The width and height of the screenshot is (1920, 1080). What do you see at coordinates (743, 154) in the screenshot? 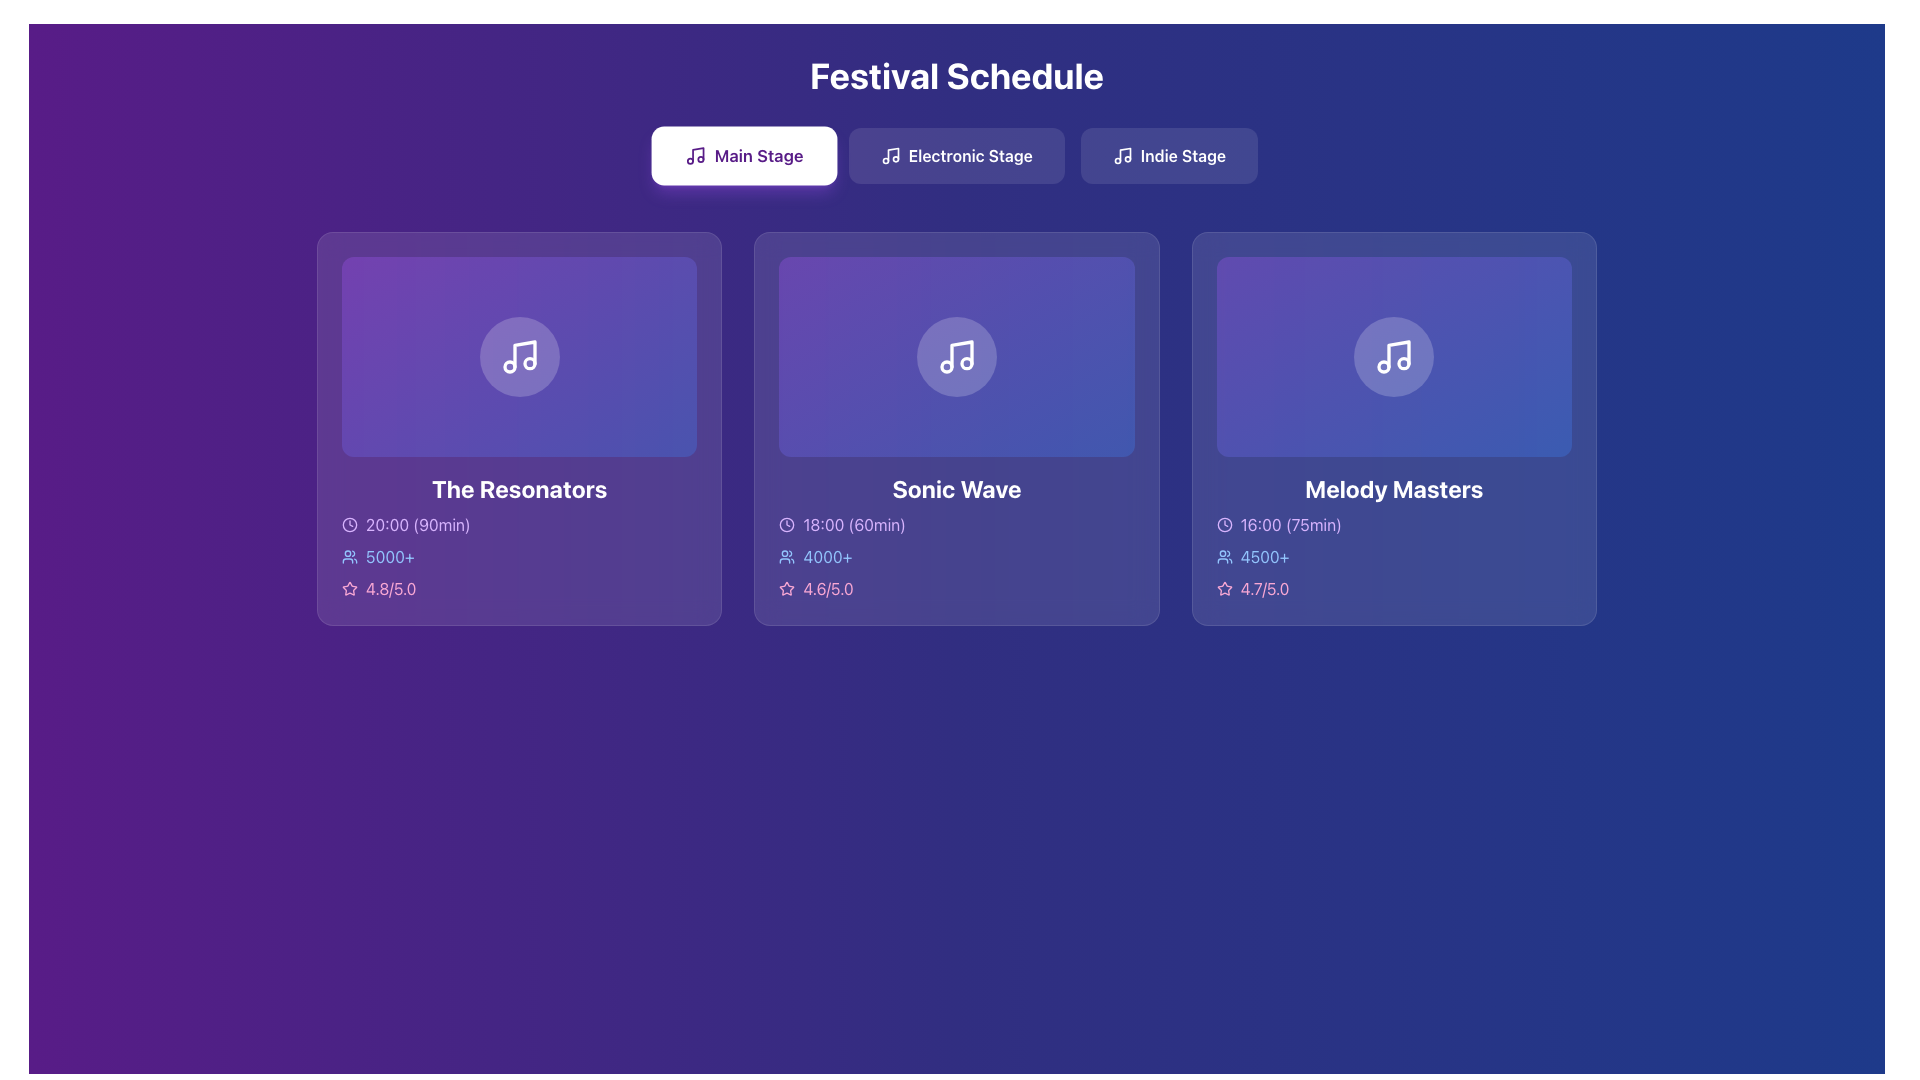
I see `the 'Main Stage' filter button located at the top center of the interface below the 'Festival Schedule' heading to filter events related to the Main Stage` at bounding box center [743, 154].